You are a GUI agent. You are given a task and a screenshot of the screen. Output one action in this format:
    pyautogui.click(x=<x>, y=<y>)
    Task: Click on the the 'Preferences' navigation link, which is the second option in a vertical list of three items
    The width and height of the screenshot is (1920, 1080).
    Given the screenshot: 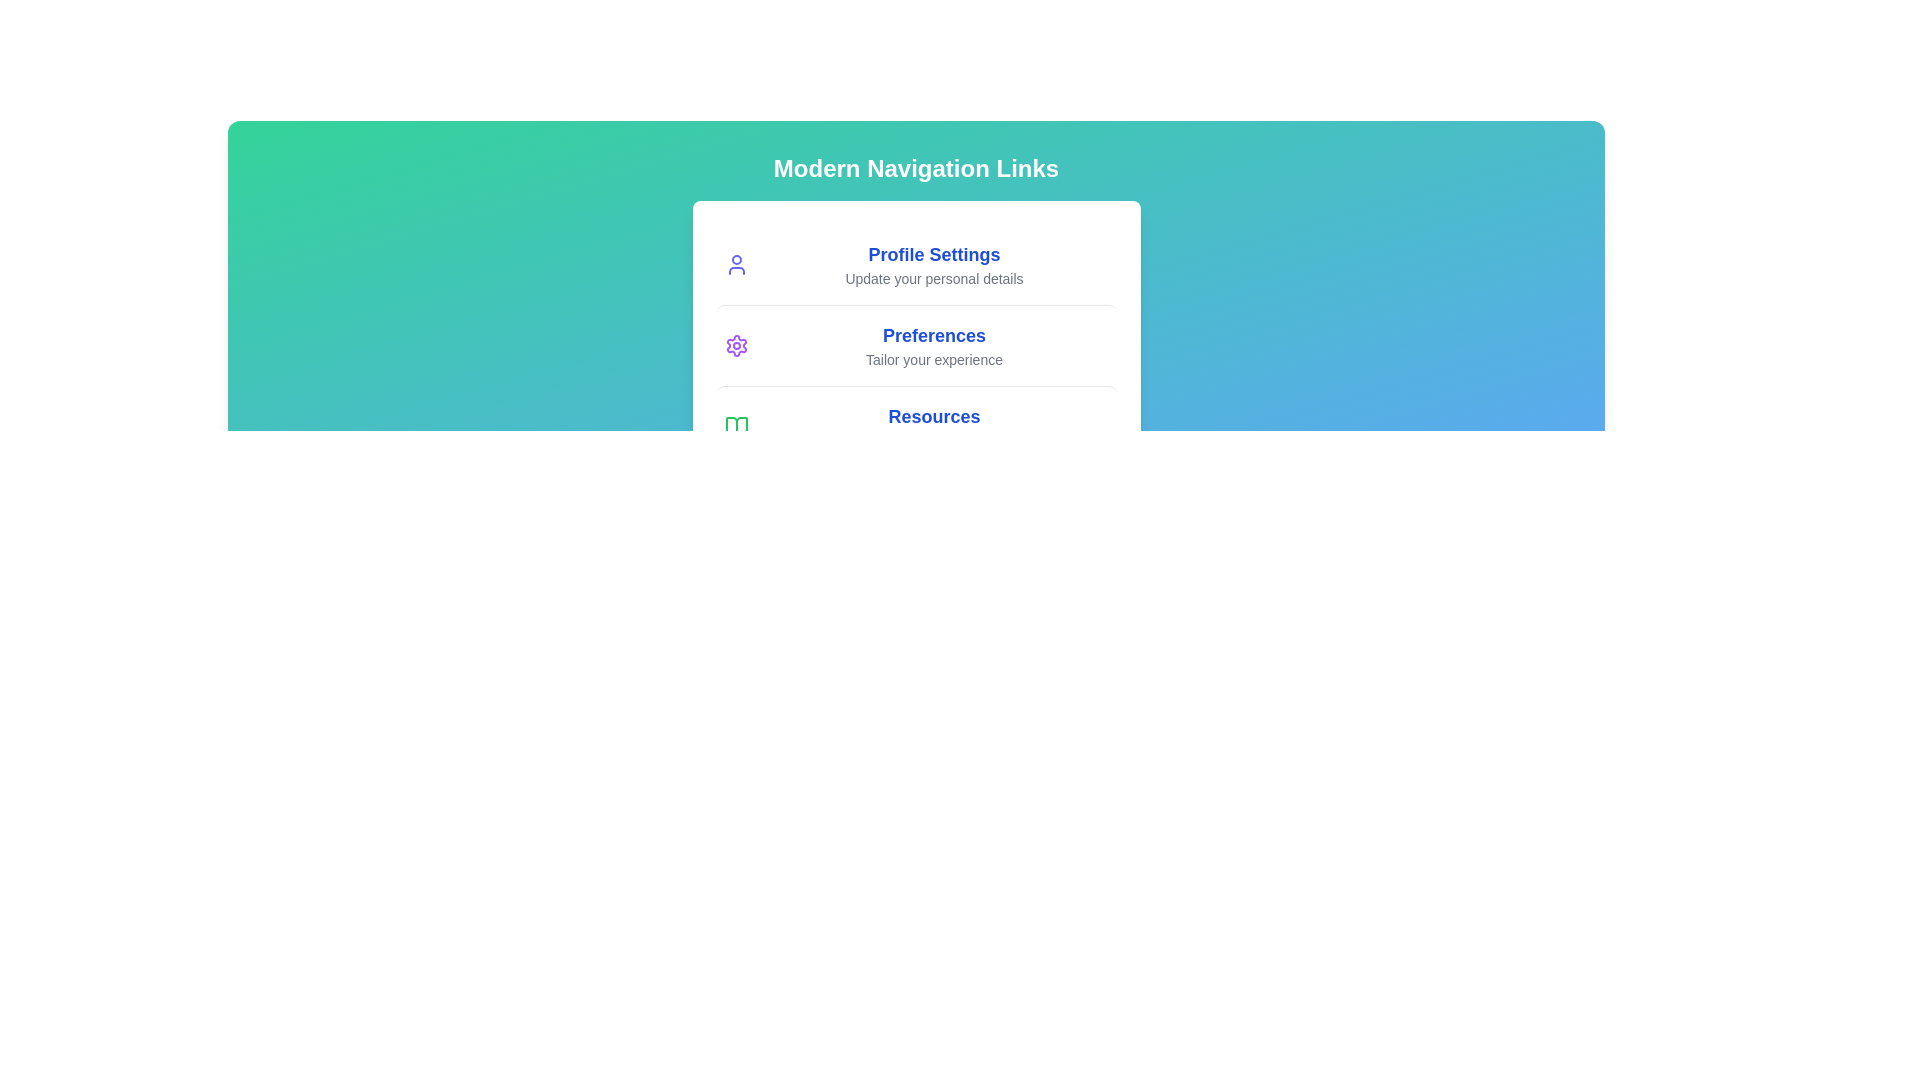 What is the action you would take?
    pyautogui.click(x=933, y=345)
    